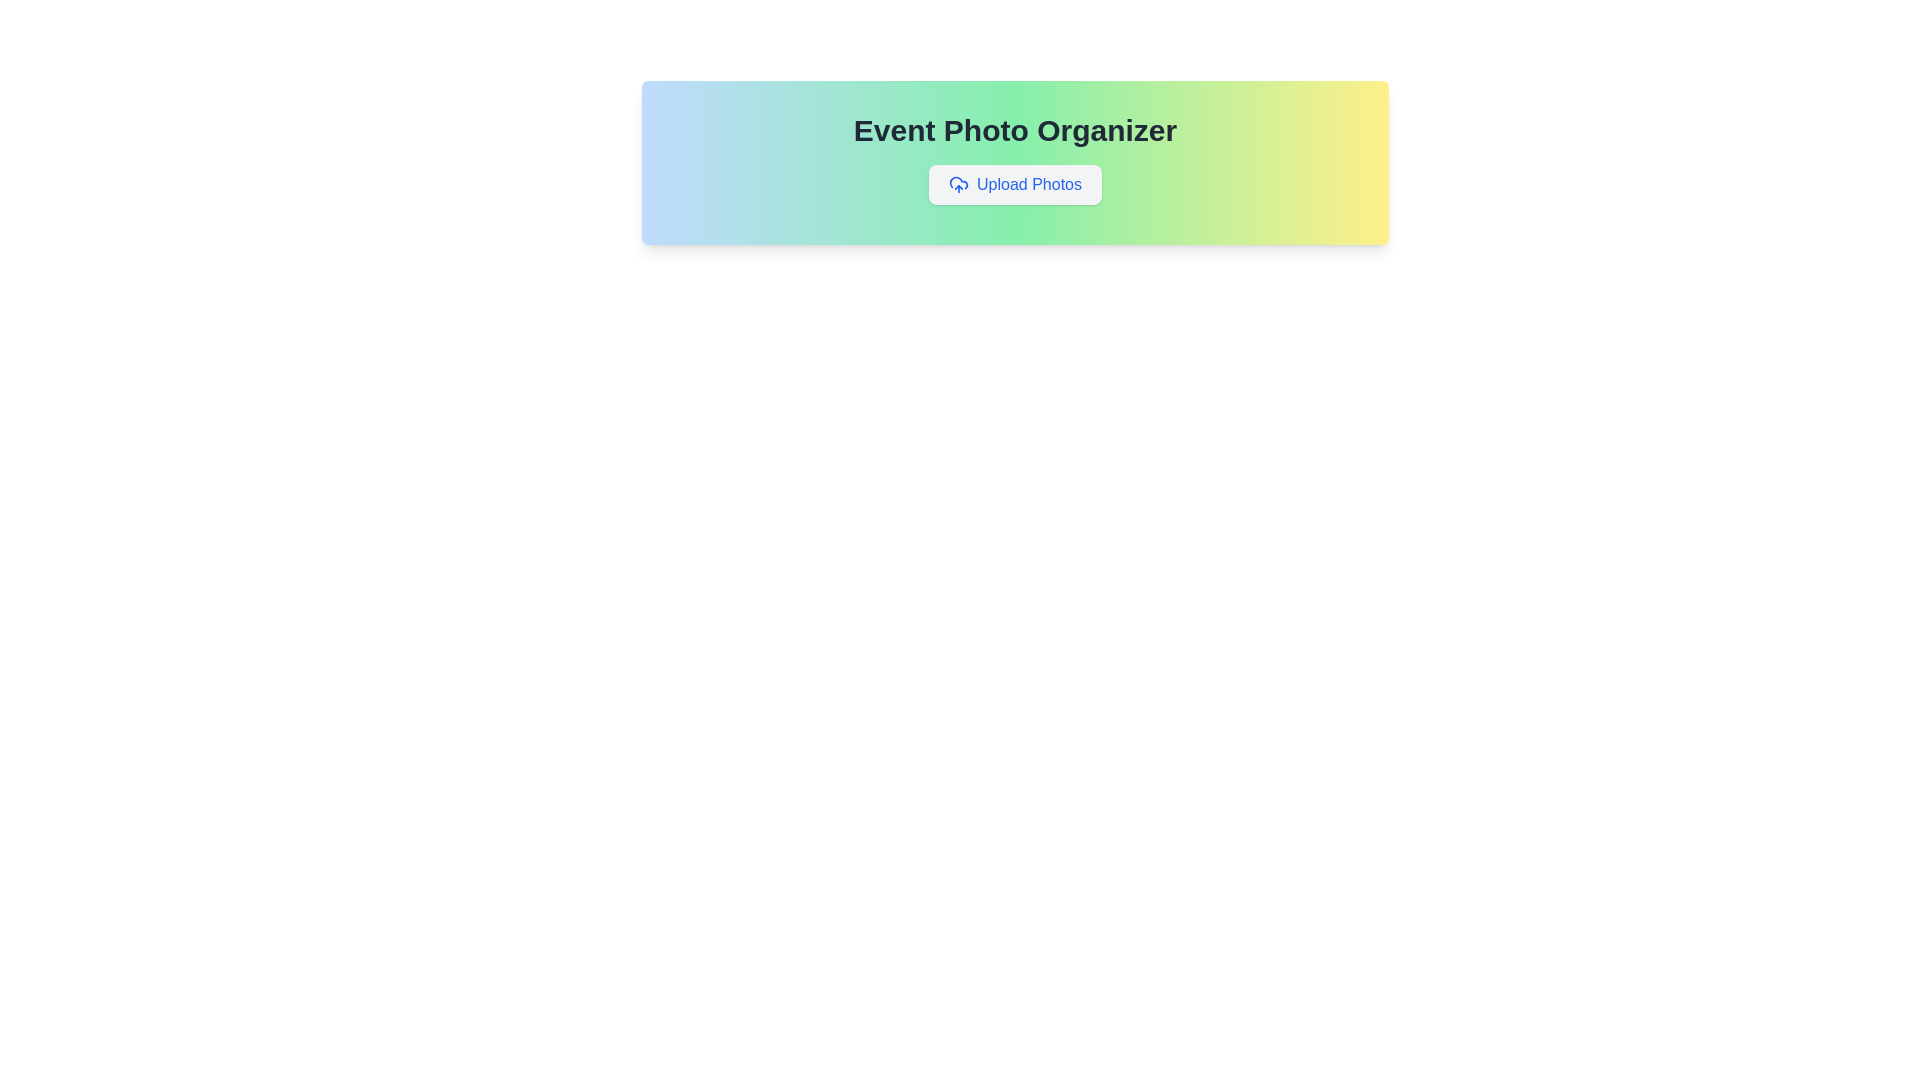 The image size is (1920, 1080). What do you see at coordinates (1015, 131) in the screenshot?
I see `the text header displaying 'Event Photo Organizer', which is styled with a large bold font and centered alignment on a gradient background` at bounding box center [1015, 131].